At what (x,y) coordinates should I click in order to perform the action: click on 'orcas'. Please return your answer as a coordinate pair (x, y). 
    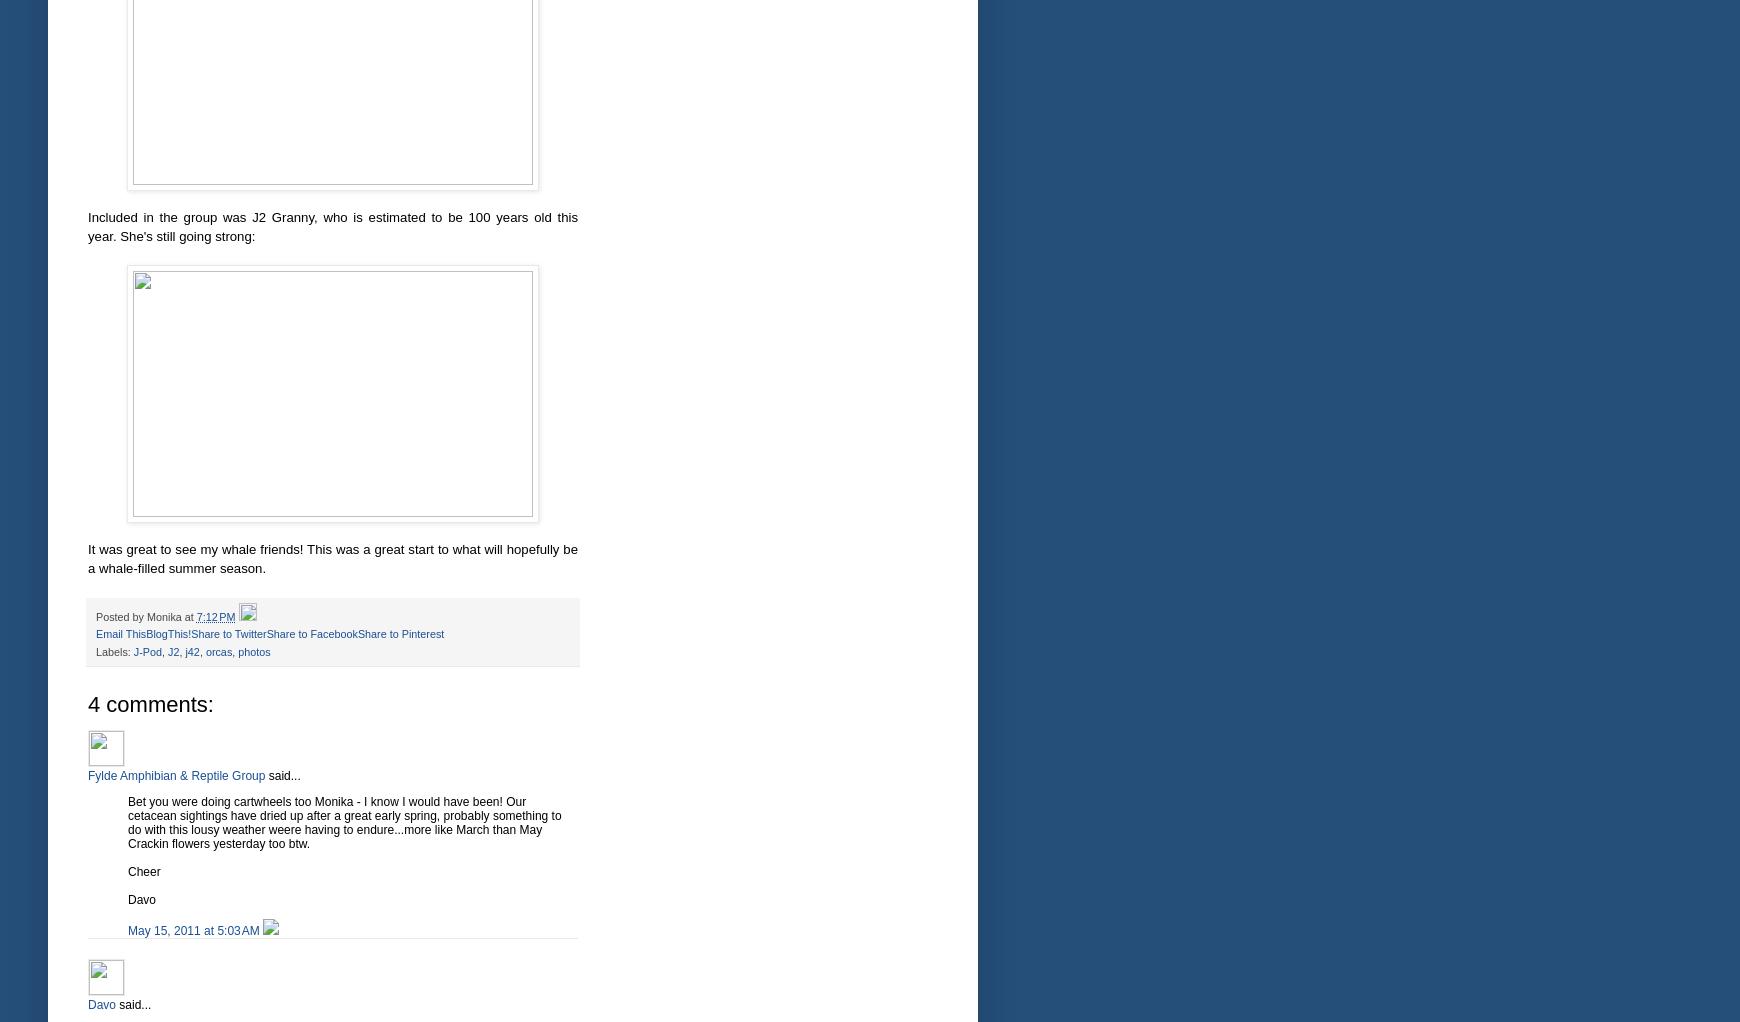
    Looking at the image, I should click on (218, 651).